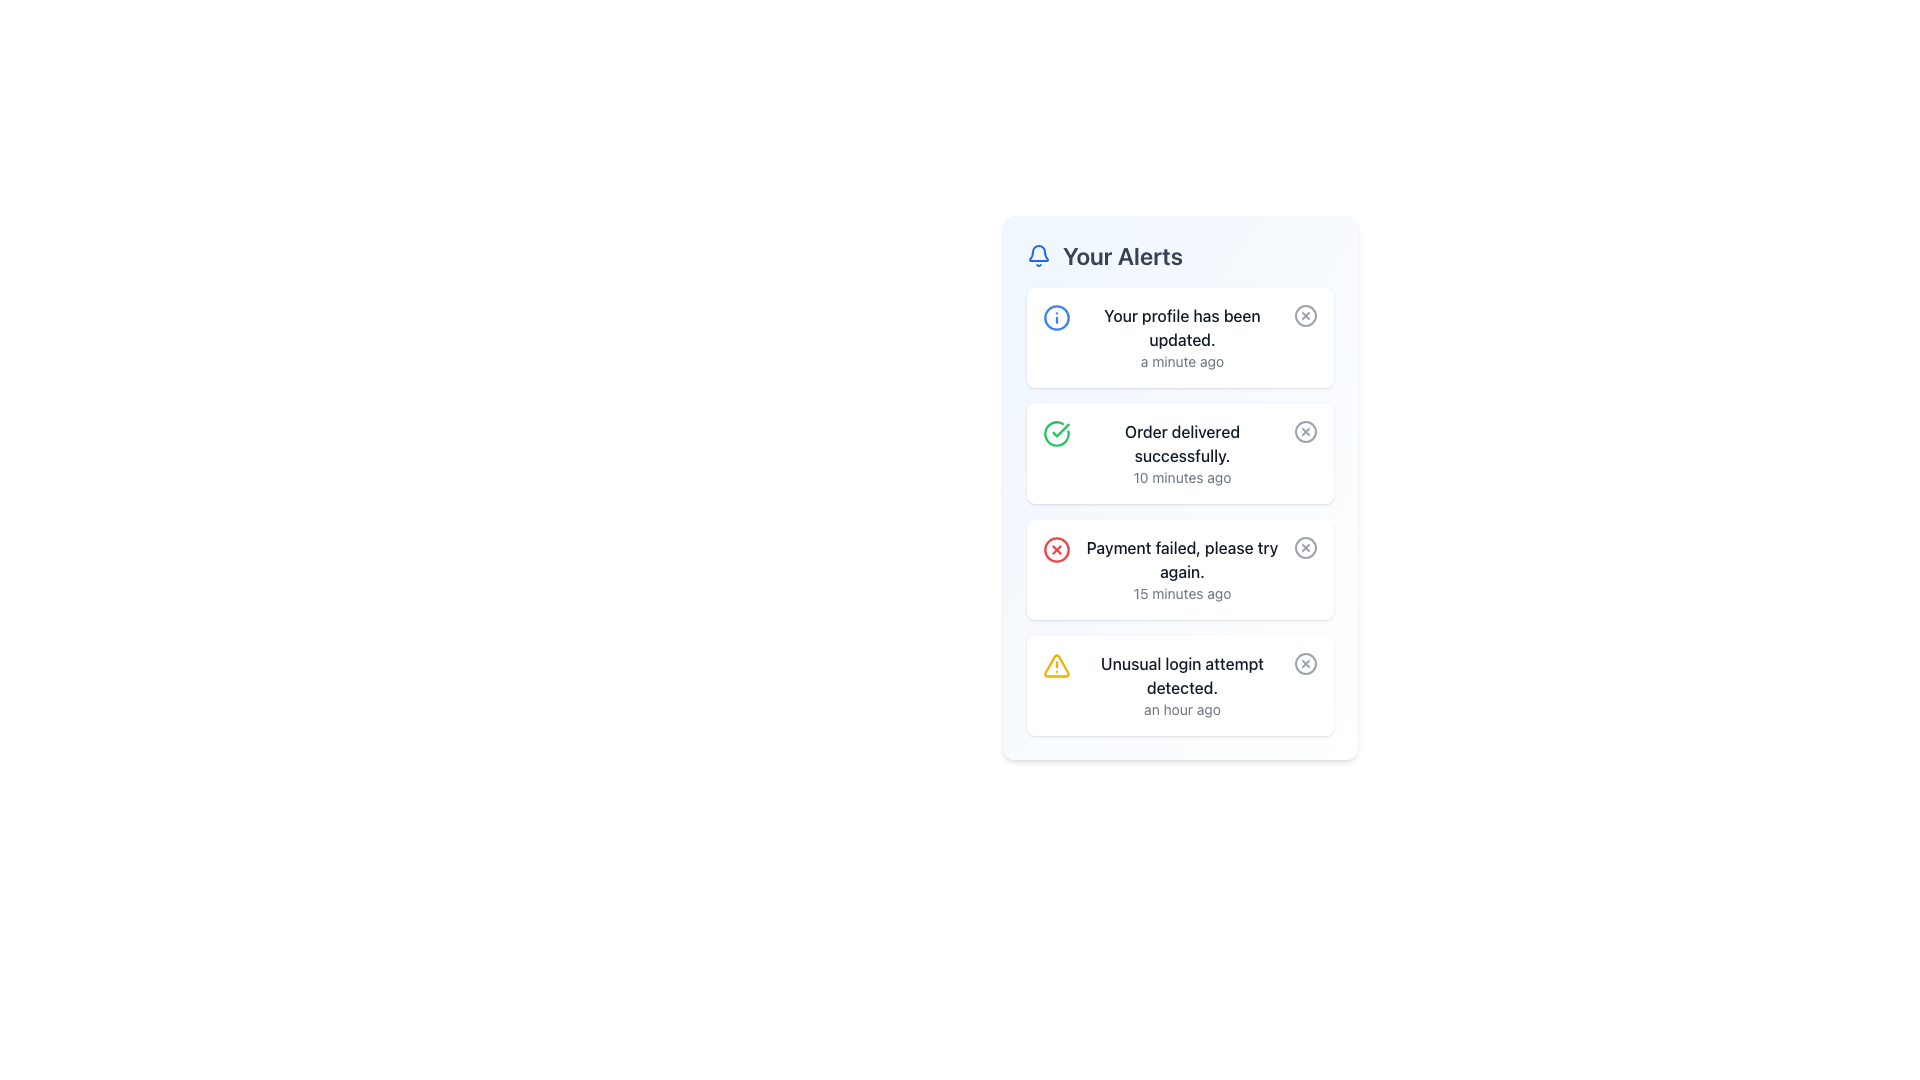 This screenshot has height=1080, width=1920. I want to click on text label that serves as a heading for the notification section, located at the top left corner of the vertical card-like section, so click(1123, 254).